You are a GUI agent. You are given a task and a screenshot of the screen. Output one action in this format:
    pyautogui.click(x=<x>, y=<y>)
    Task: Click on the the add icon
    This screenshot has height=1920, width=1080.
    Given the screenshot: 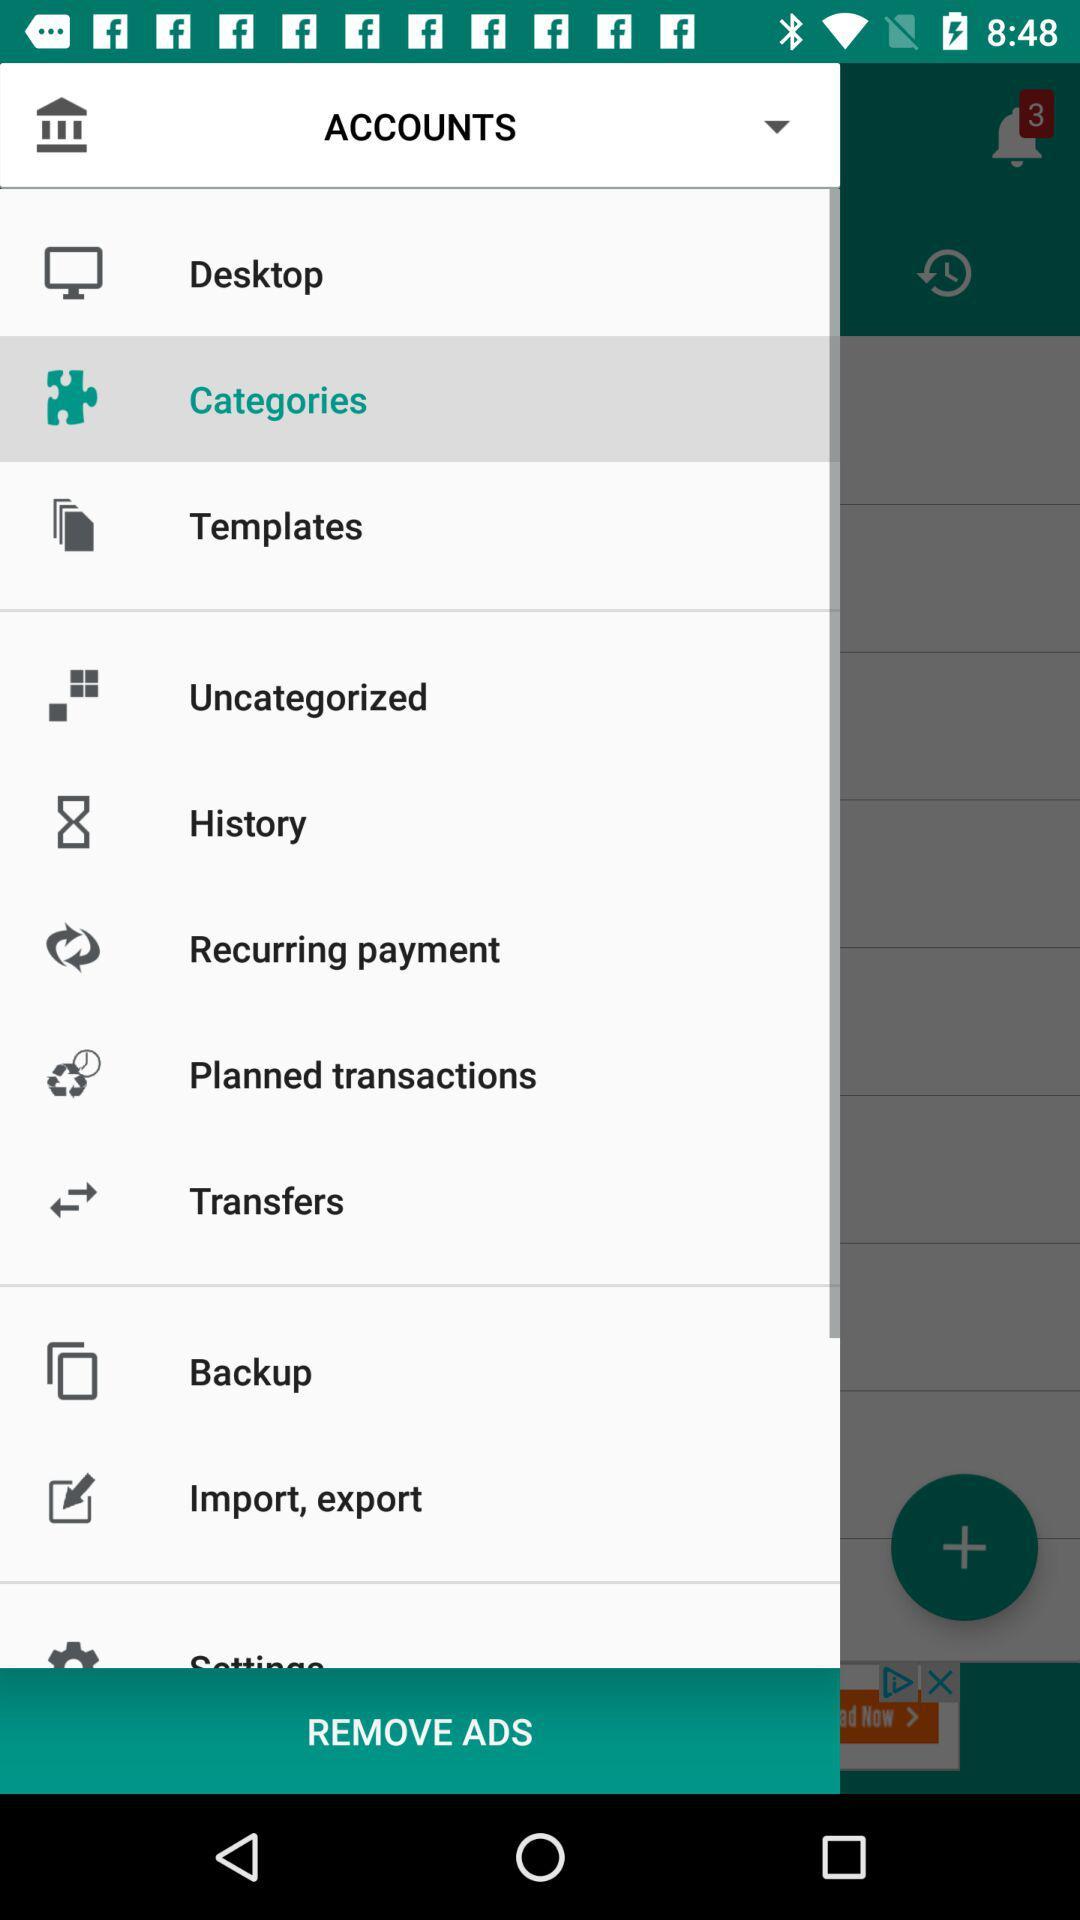 What is the action you would take?
    pyautogui.click(x=963, y=1546)
    